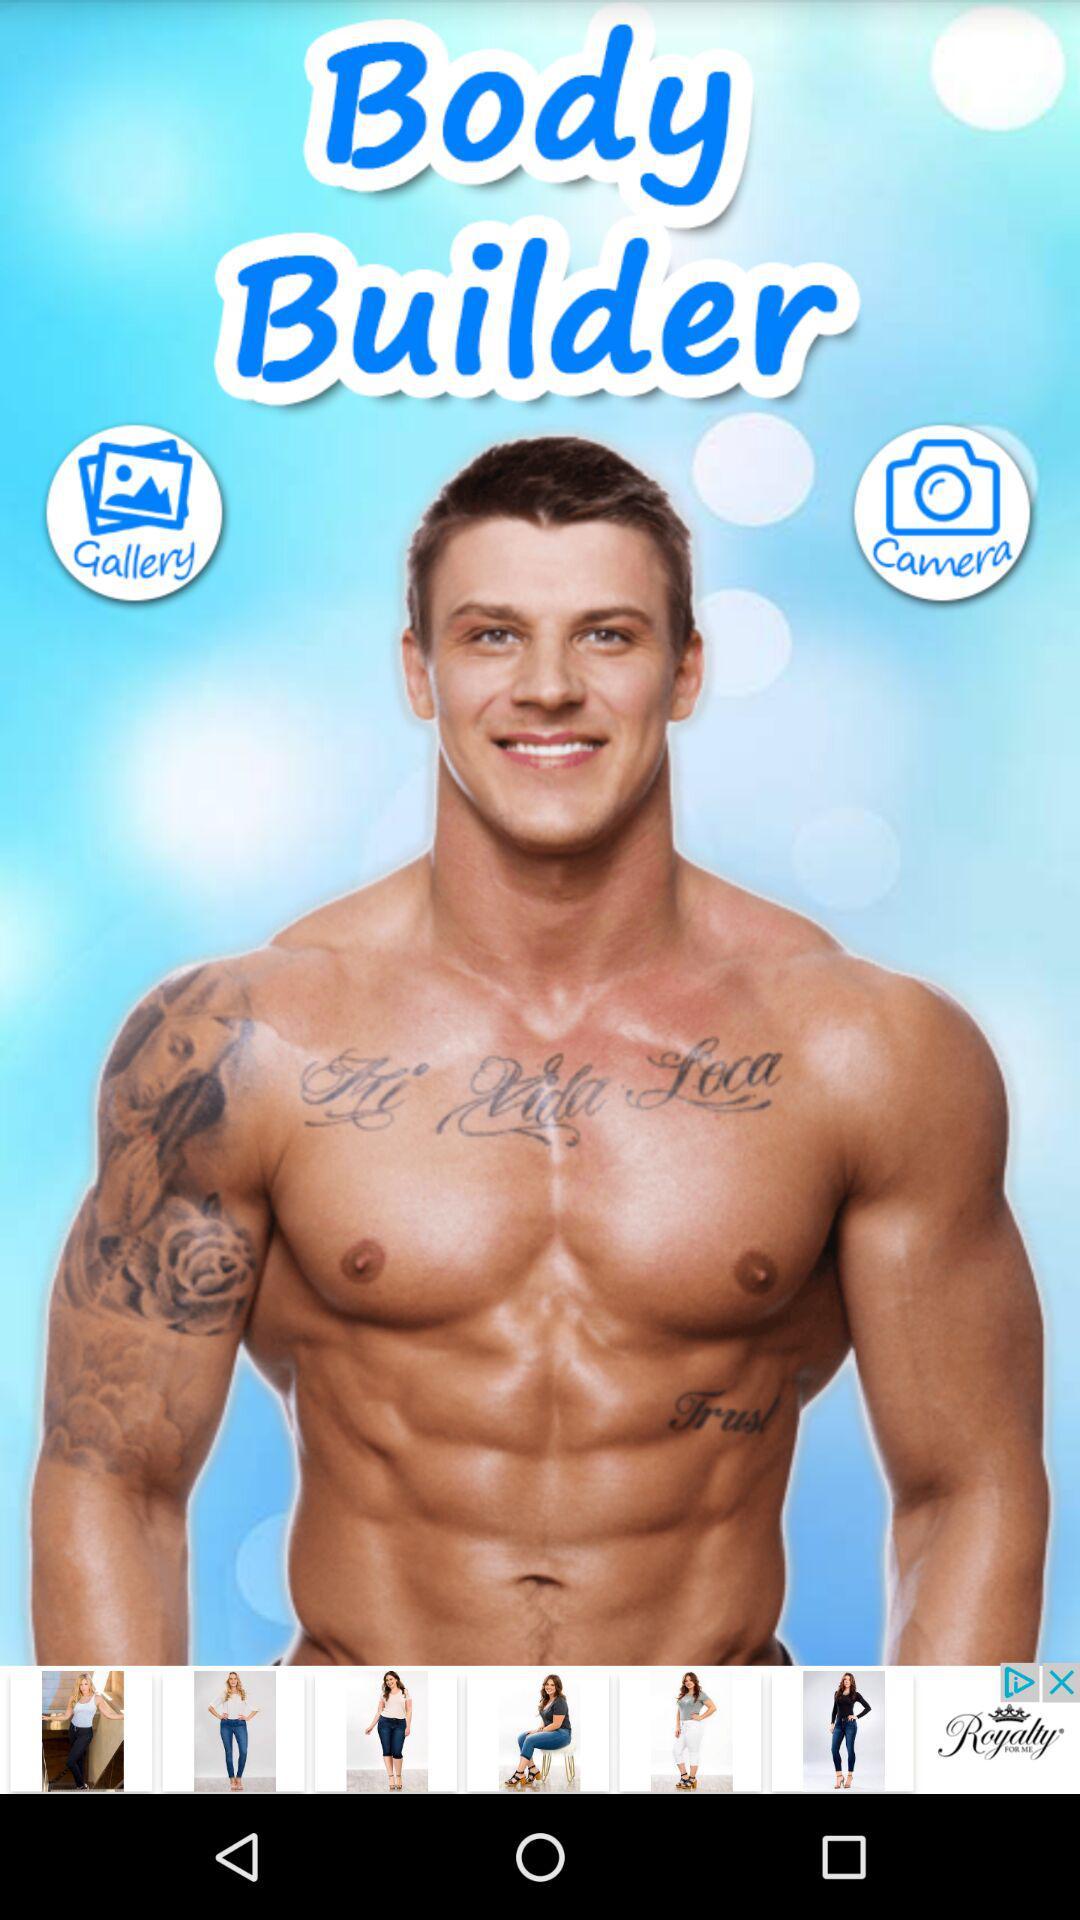 Image resolution: width=1080 pixels, height=1920 pixels. What do you see at coordinates (116, 516) in the screenshot?
I see `photo gallery` at bounding box center [116, 516].